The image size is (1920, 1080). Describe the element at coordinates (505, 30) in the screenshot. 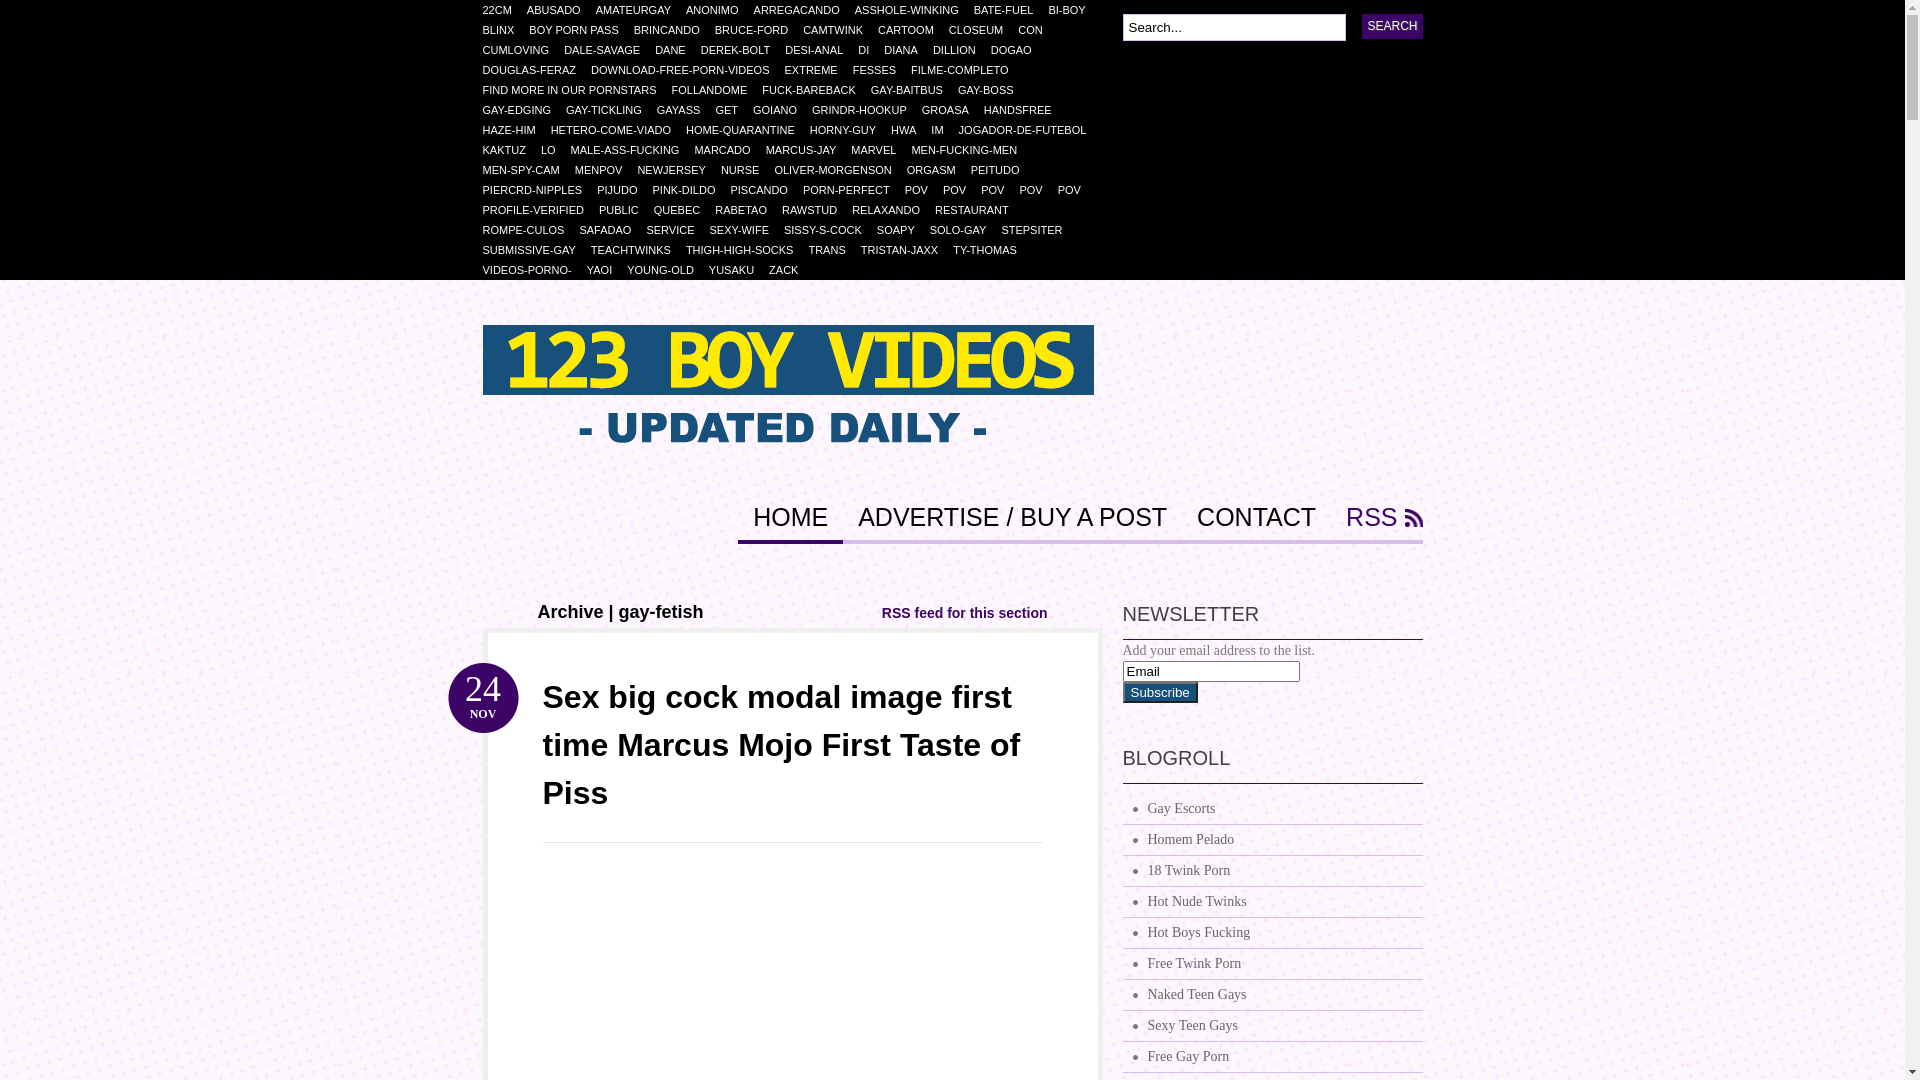

I see `'BLINX'` at that location.